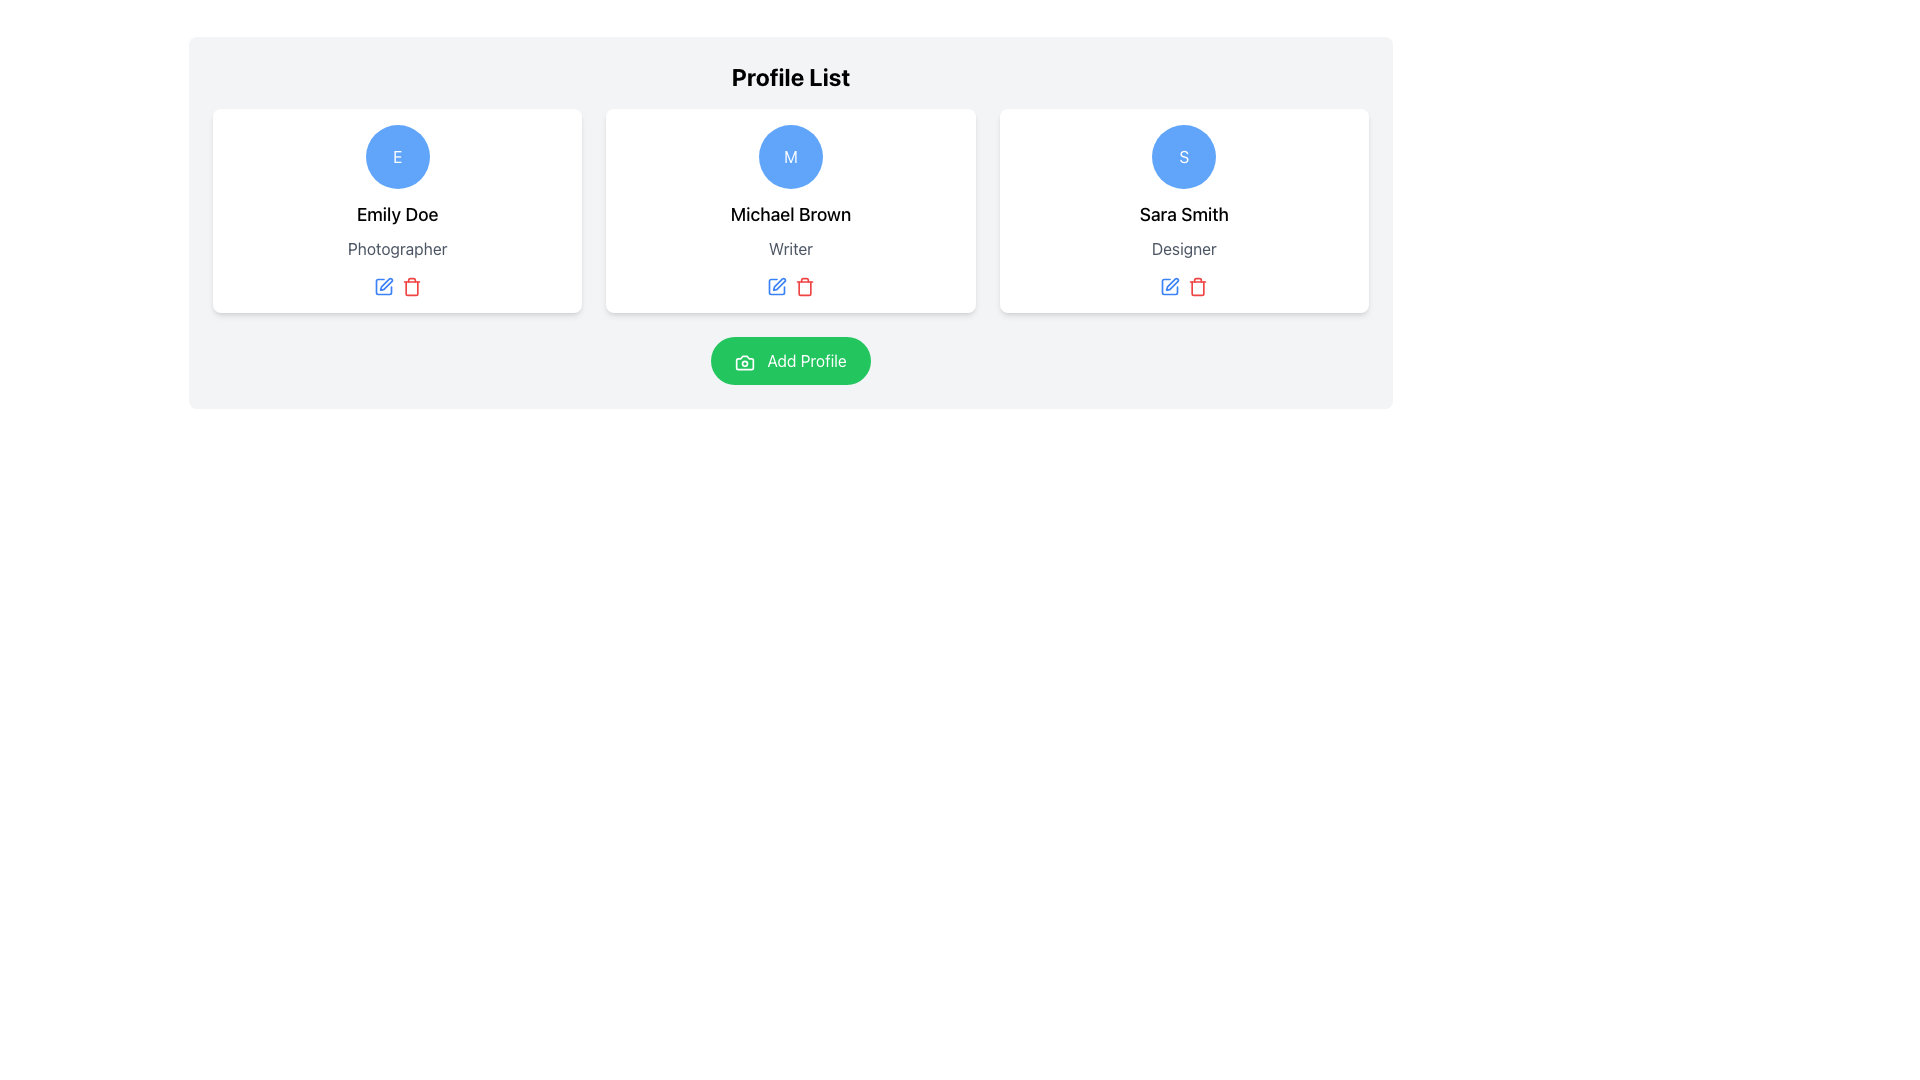 The width and height of the screenshot is (1920, 1080). Describe the element at coordinates (790, 156) in the screenshot. I see `the Circular Initial Badge representing 'M' for Michael Brown, located at the top center of the profile card in the middle of three profile cards` at that location.